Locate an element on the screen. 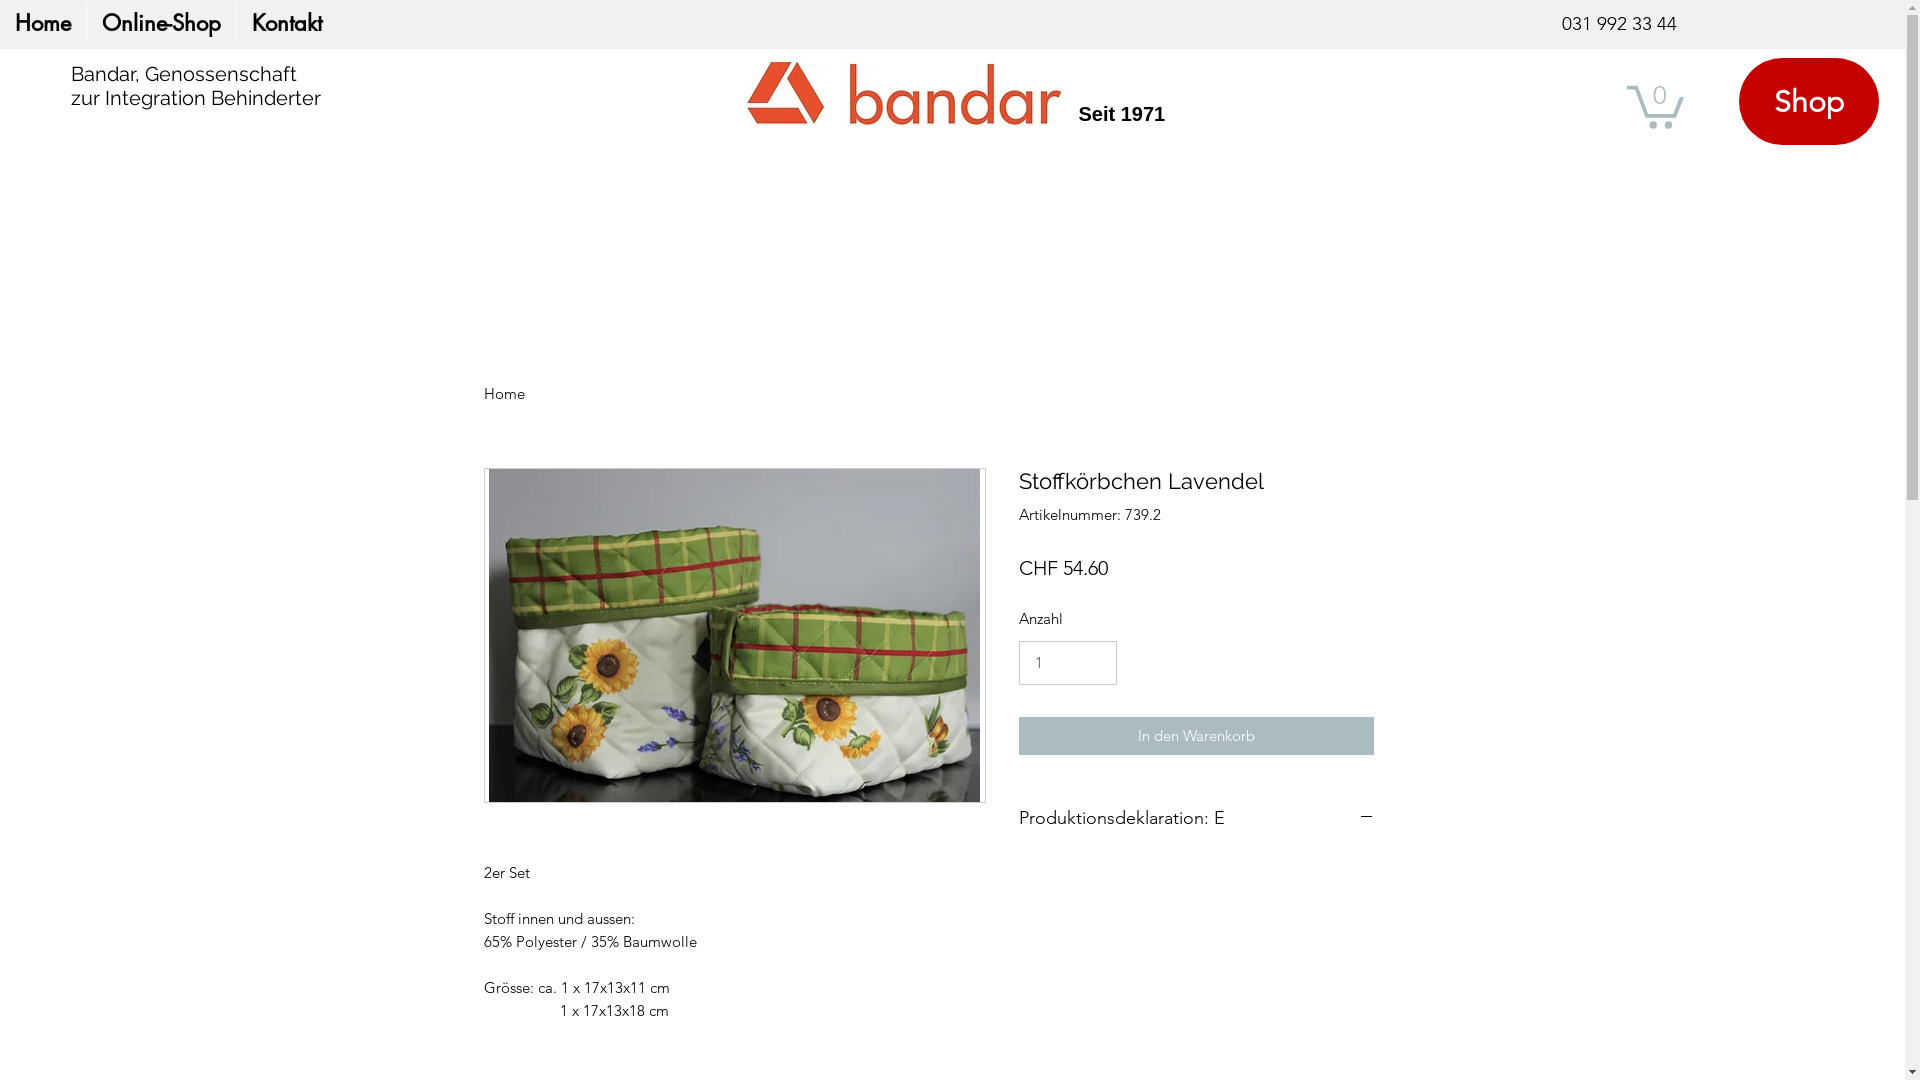  '0' is located at coordinates (1655, 104).